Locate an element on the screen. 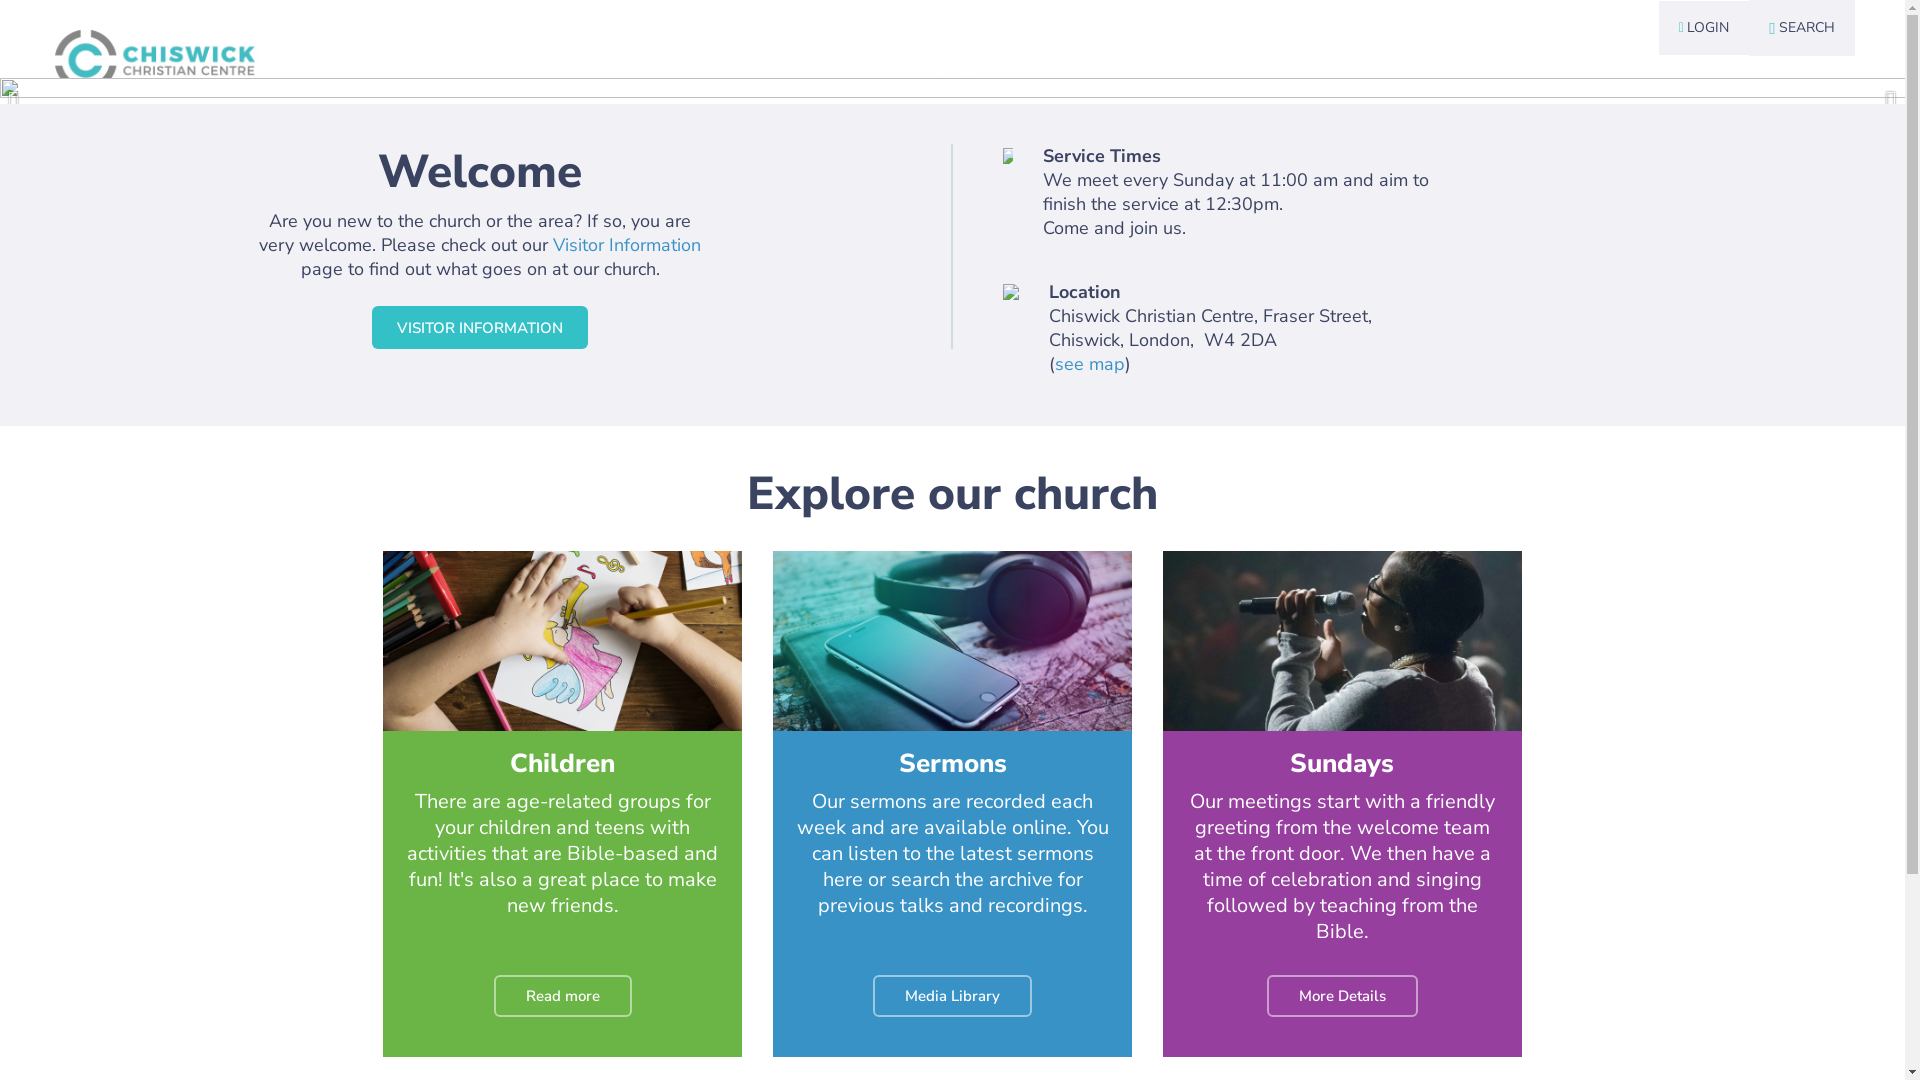 The height and width of the screenshot is (1080, 1920). ' LOGIN' is located at coordinates (1703, 27).